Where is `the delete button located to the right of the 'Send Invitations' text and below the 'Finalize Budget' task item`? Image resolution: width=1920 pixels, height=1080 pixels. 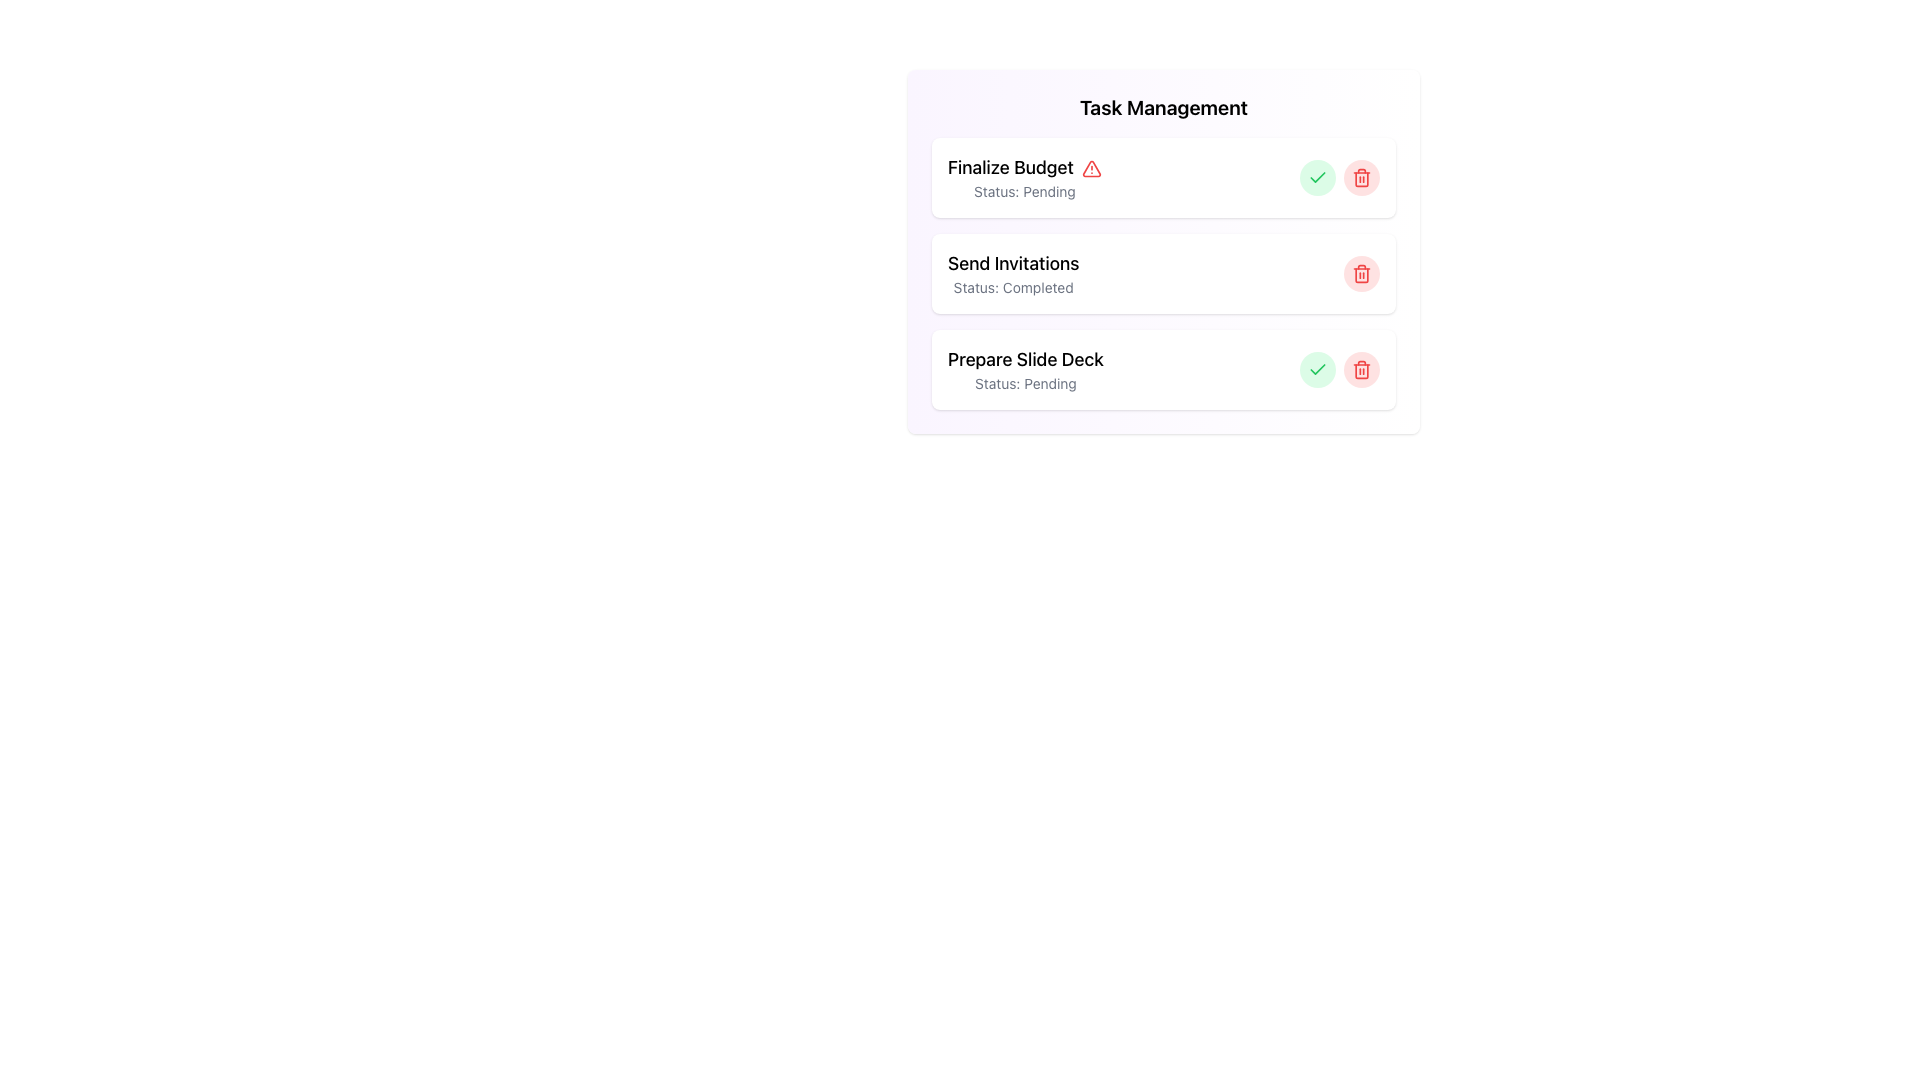
the delete button located to the right of the 'Send Invitations' text and below the 'Finalize Budget' task item is located at coordinates (1361, 273).